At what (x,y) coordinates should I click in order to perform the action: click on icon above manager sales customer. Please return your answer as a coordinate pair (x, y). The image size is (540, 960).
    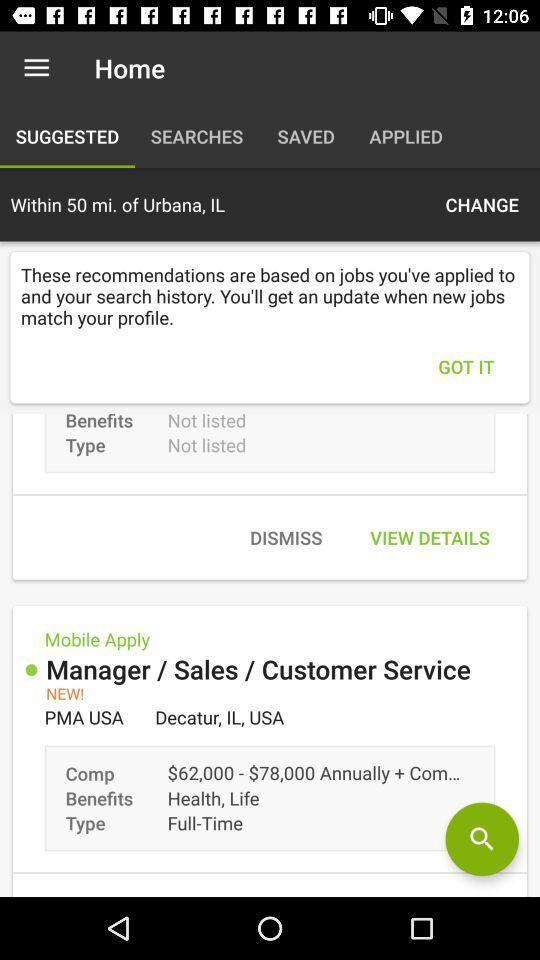
    Looking at the image, I should click on (429, 536).